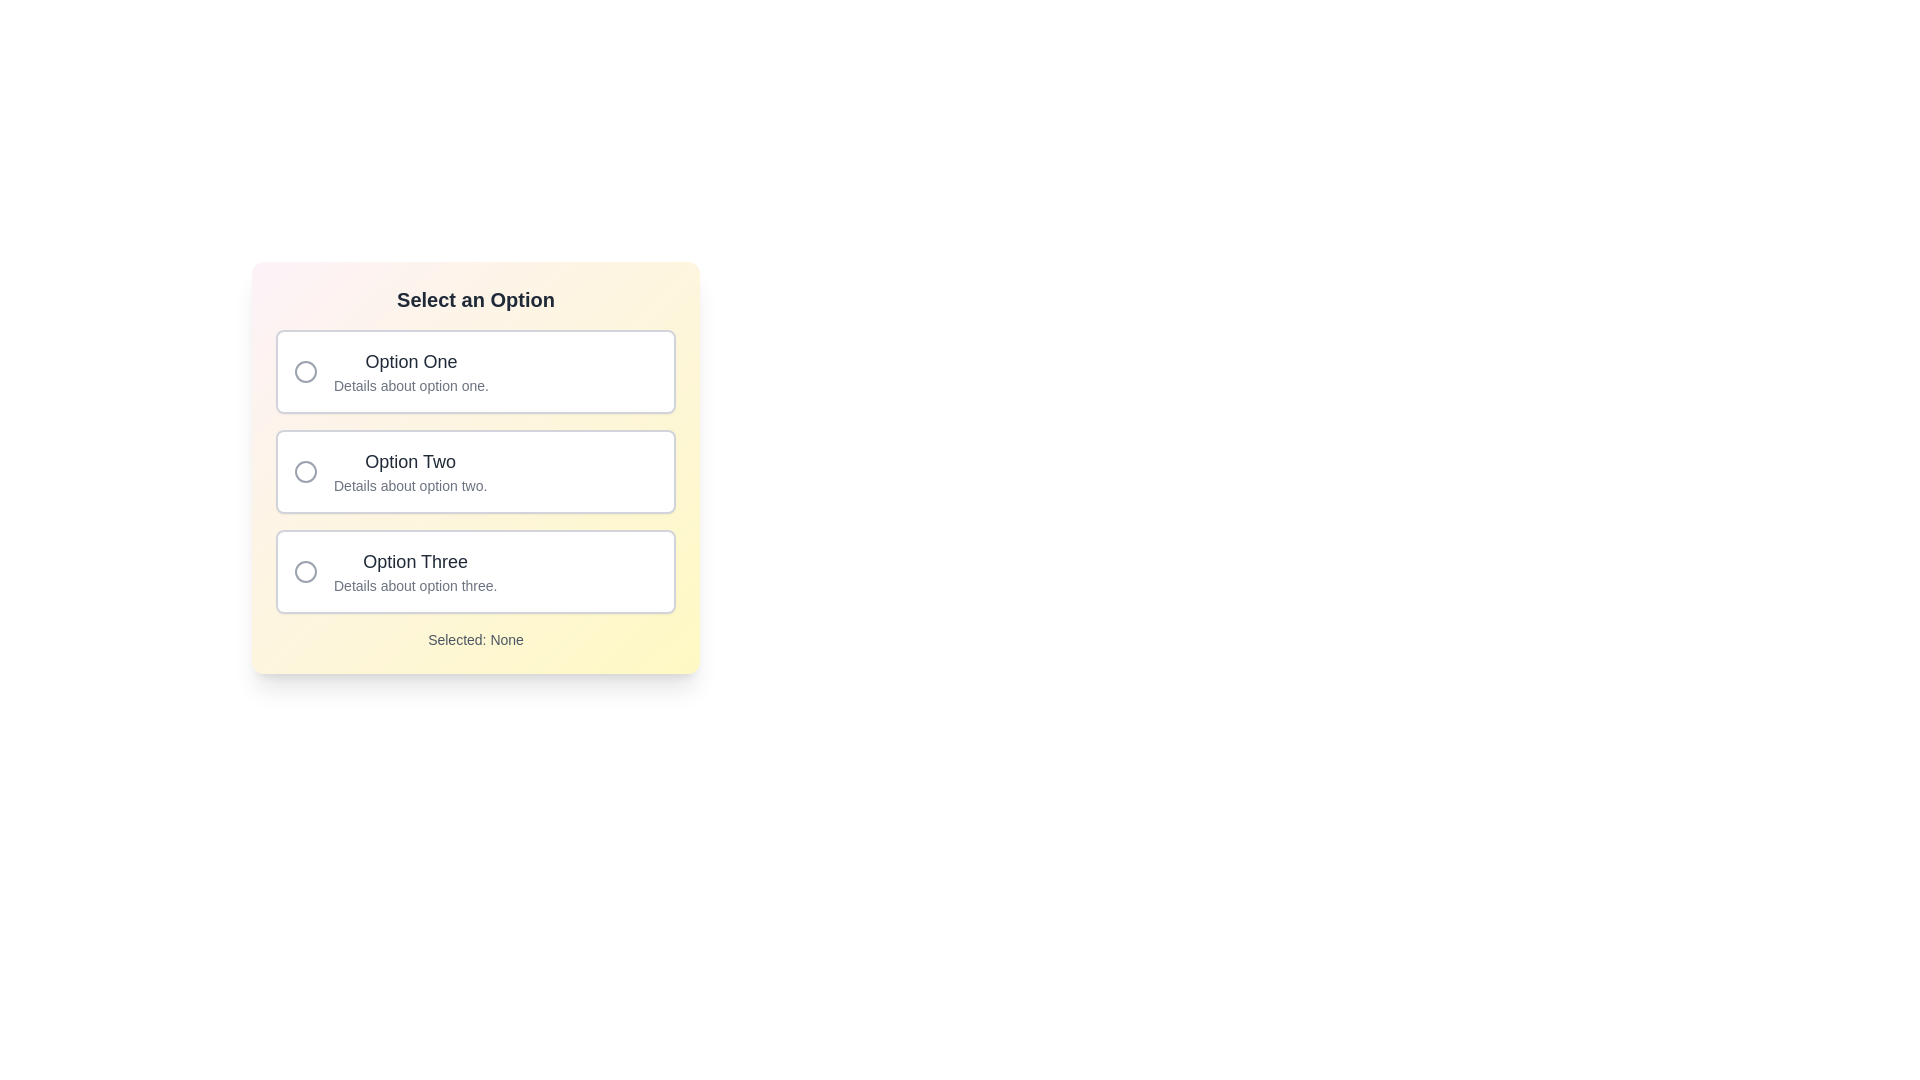  Describe the element at coordinates (474, 489) in the screenshot. I see `one of the options in the Radio Button Group labeled 'Option One', 'Option Two', or 'Option Three'` at that location.